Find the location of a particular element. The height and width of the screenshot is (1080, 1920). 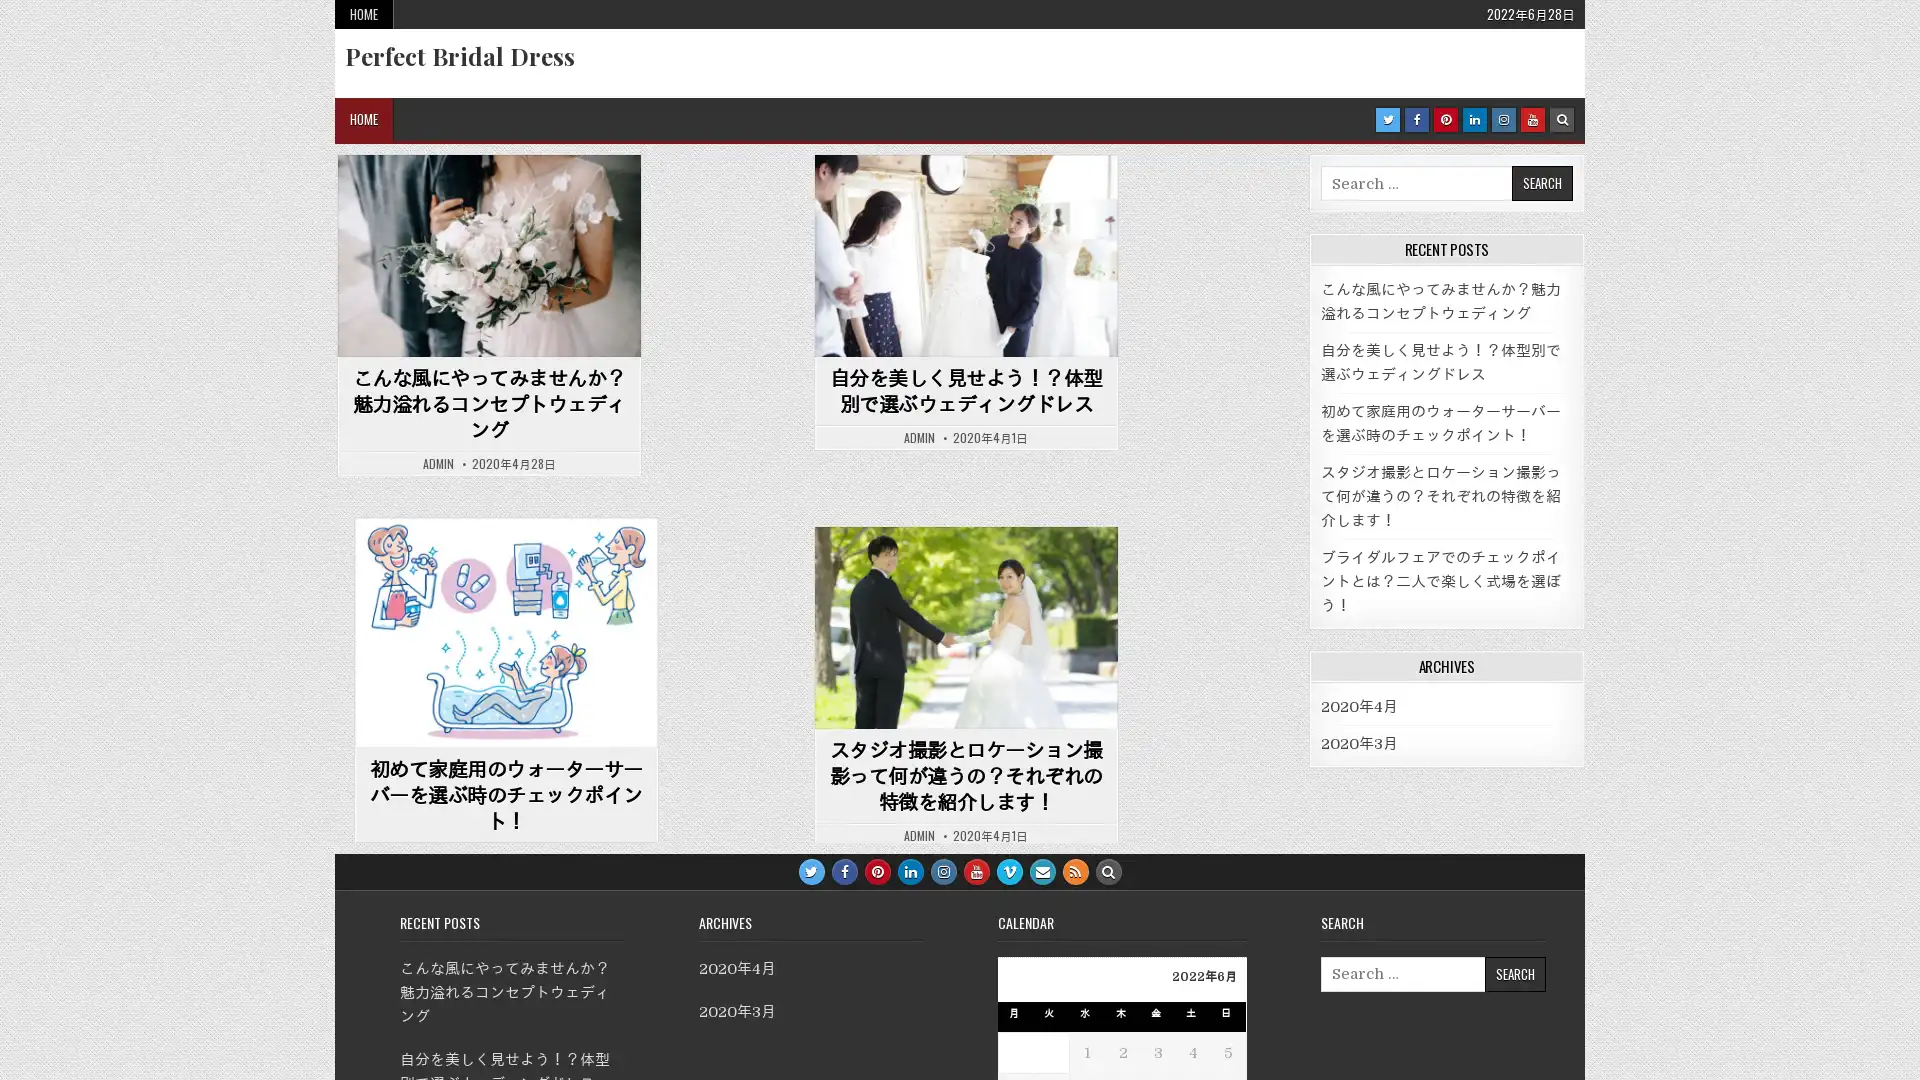

Search is located at coordinates (1514, 972).